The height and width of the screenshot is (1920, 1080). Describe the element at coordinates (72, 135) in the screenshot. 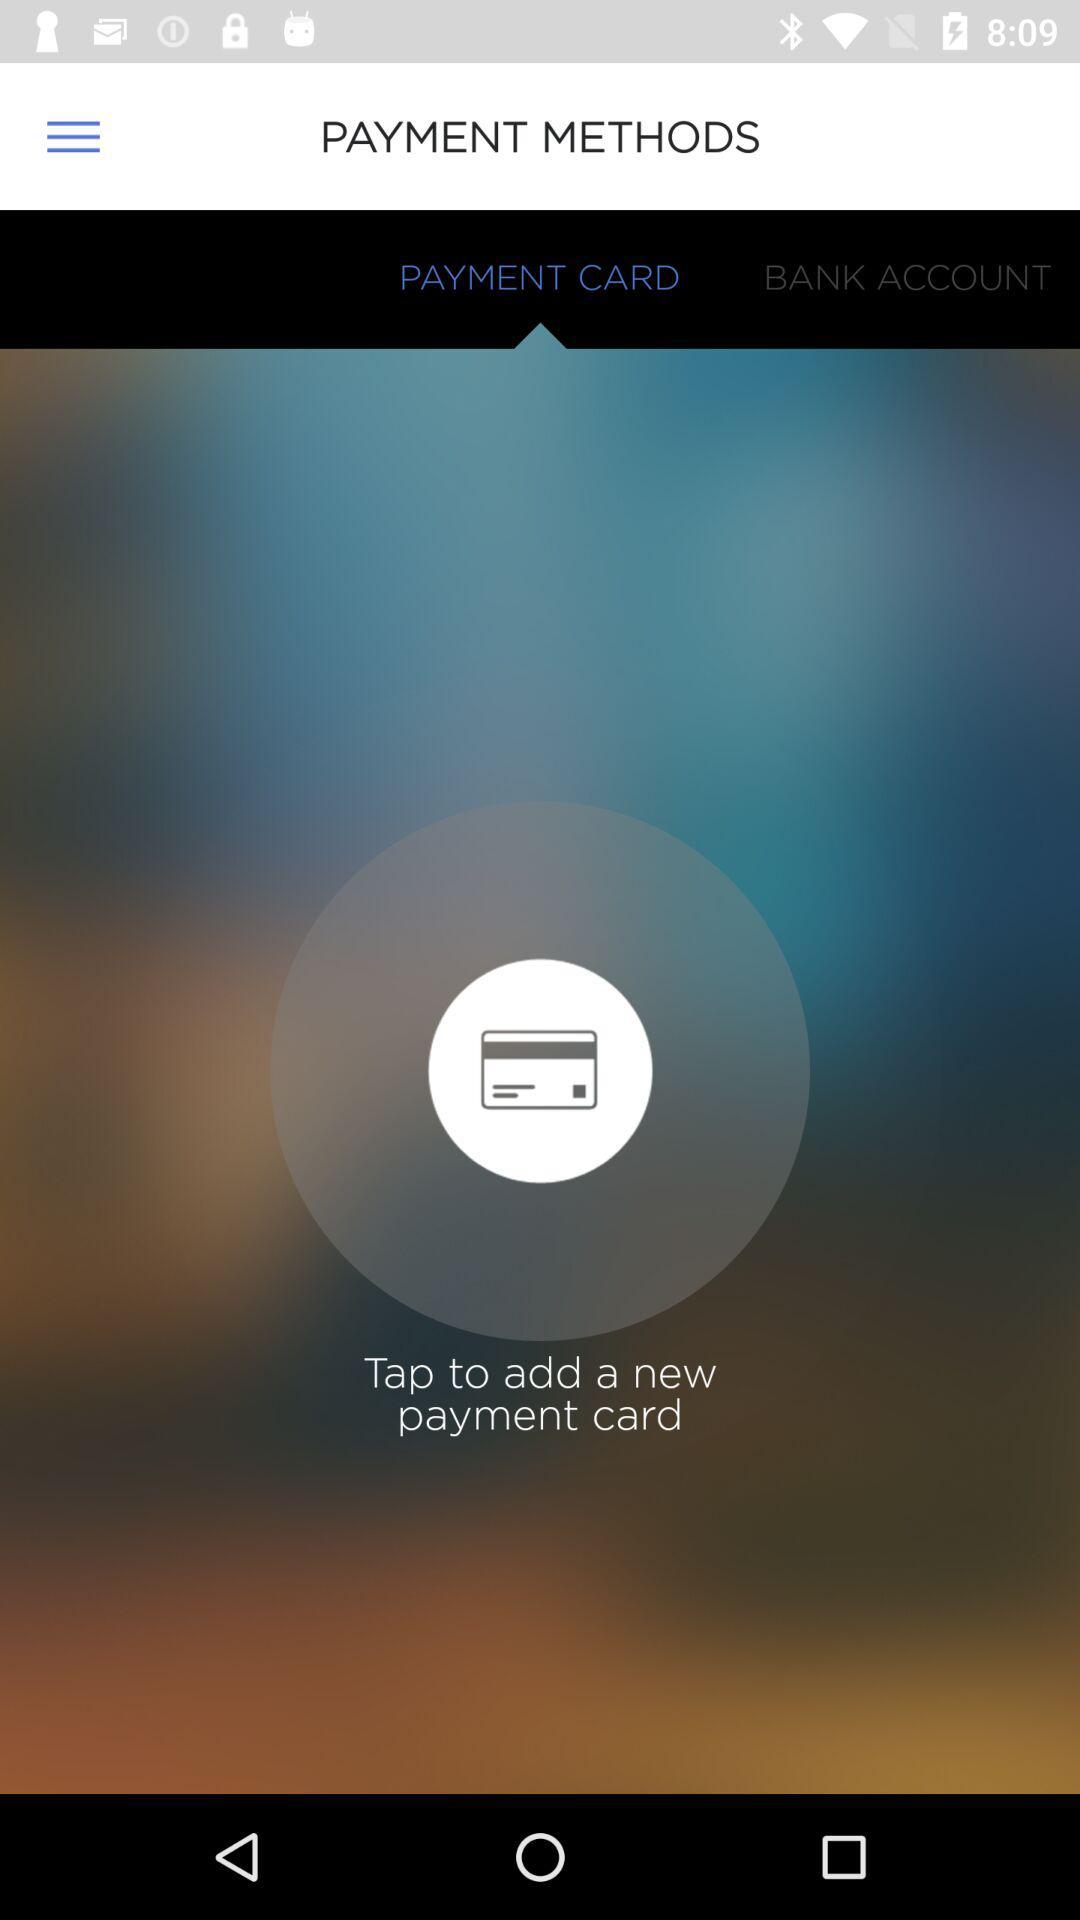

I see `the icon at the top left corner` at that location.